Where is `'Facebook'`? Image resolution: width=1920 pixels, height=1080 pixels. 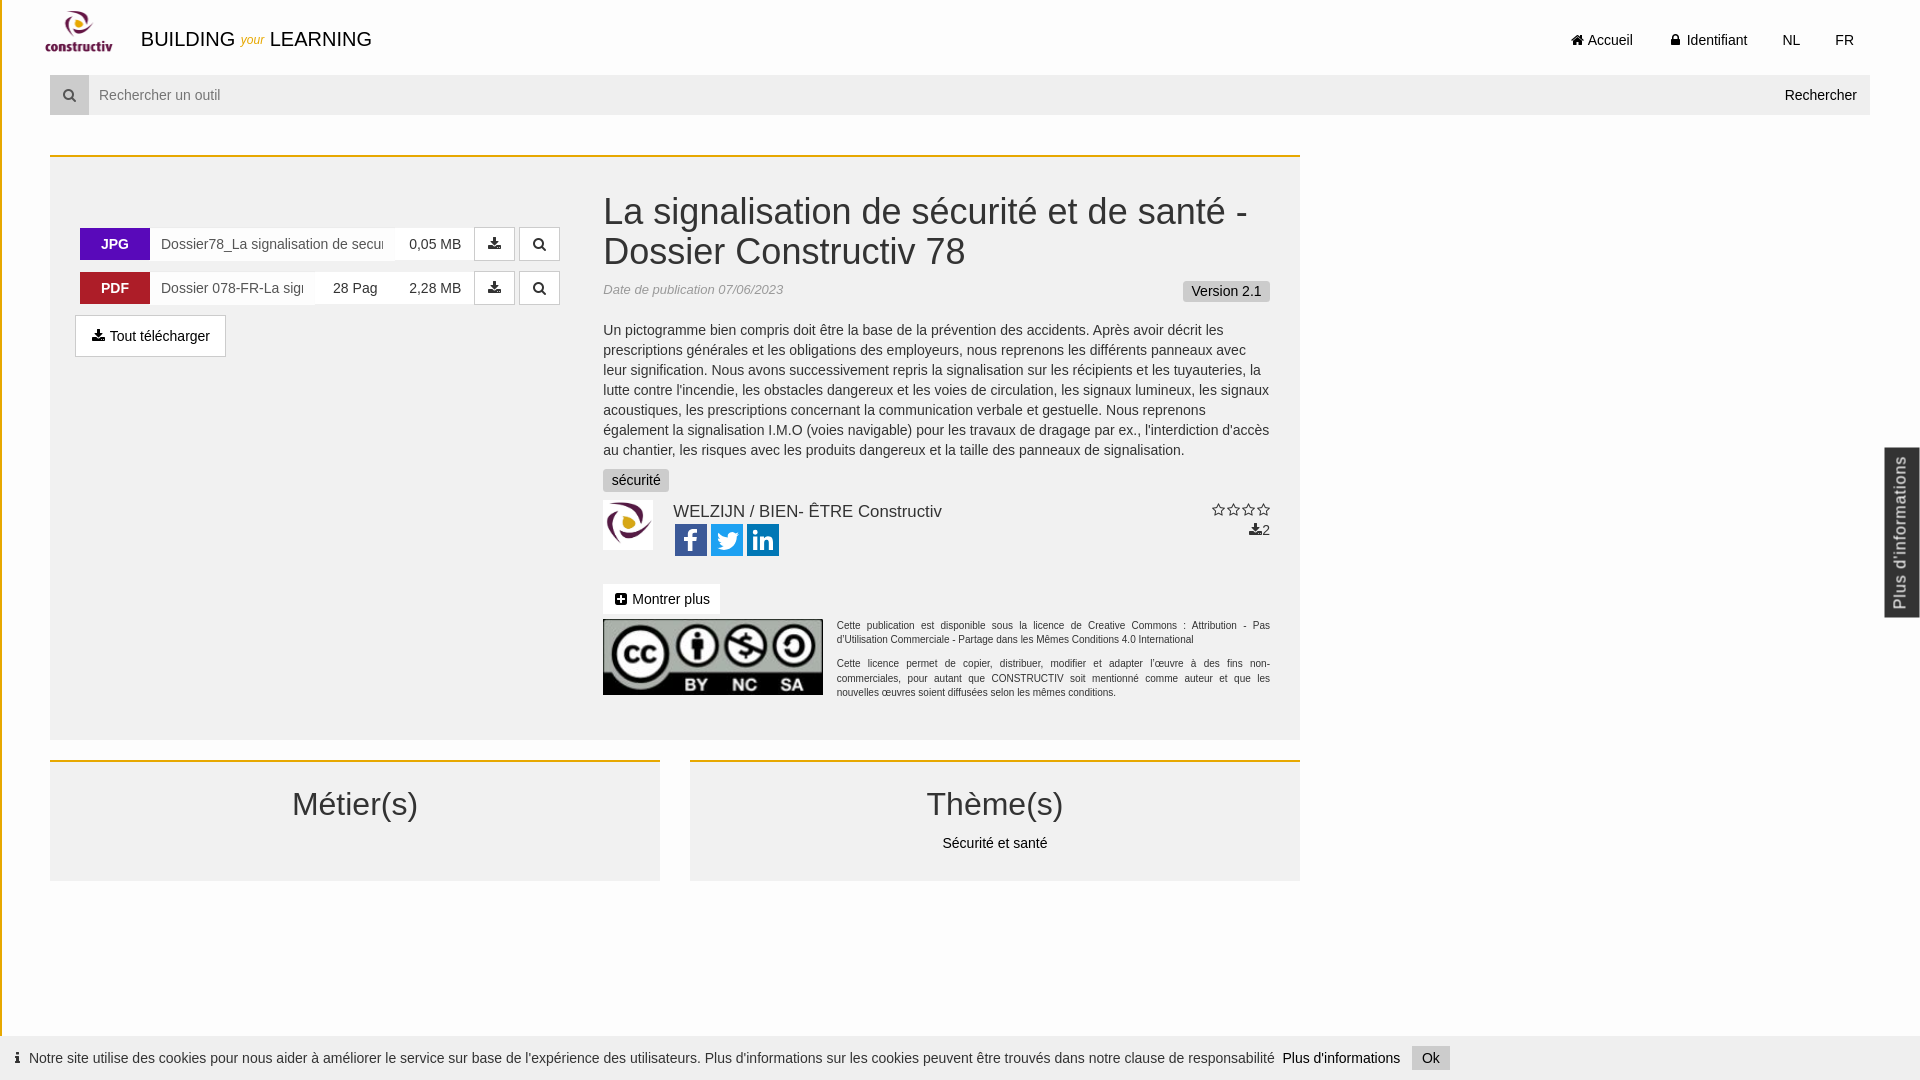 'Facebook' is located at coordinates (691, 541).